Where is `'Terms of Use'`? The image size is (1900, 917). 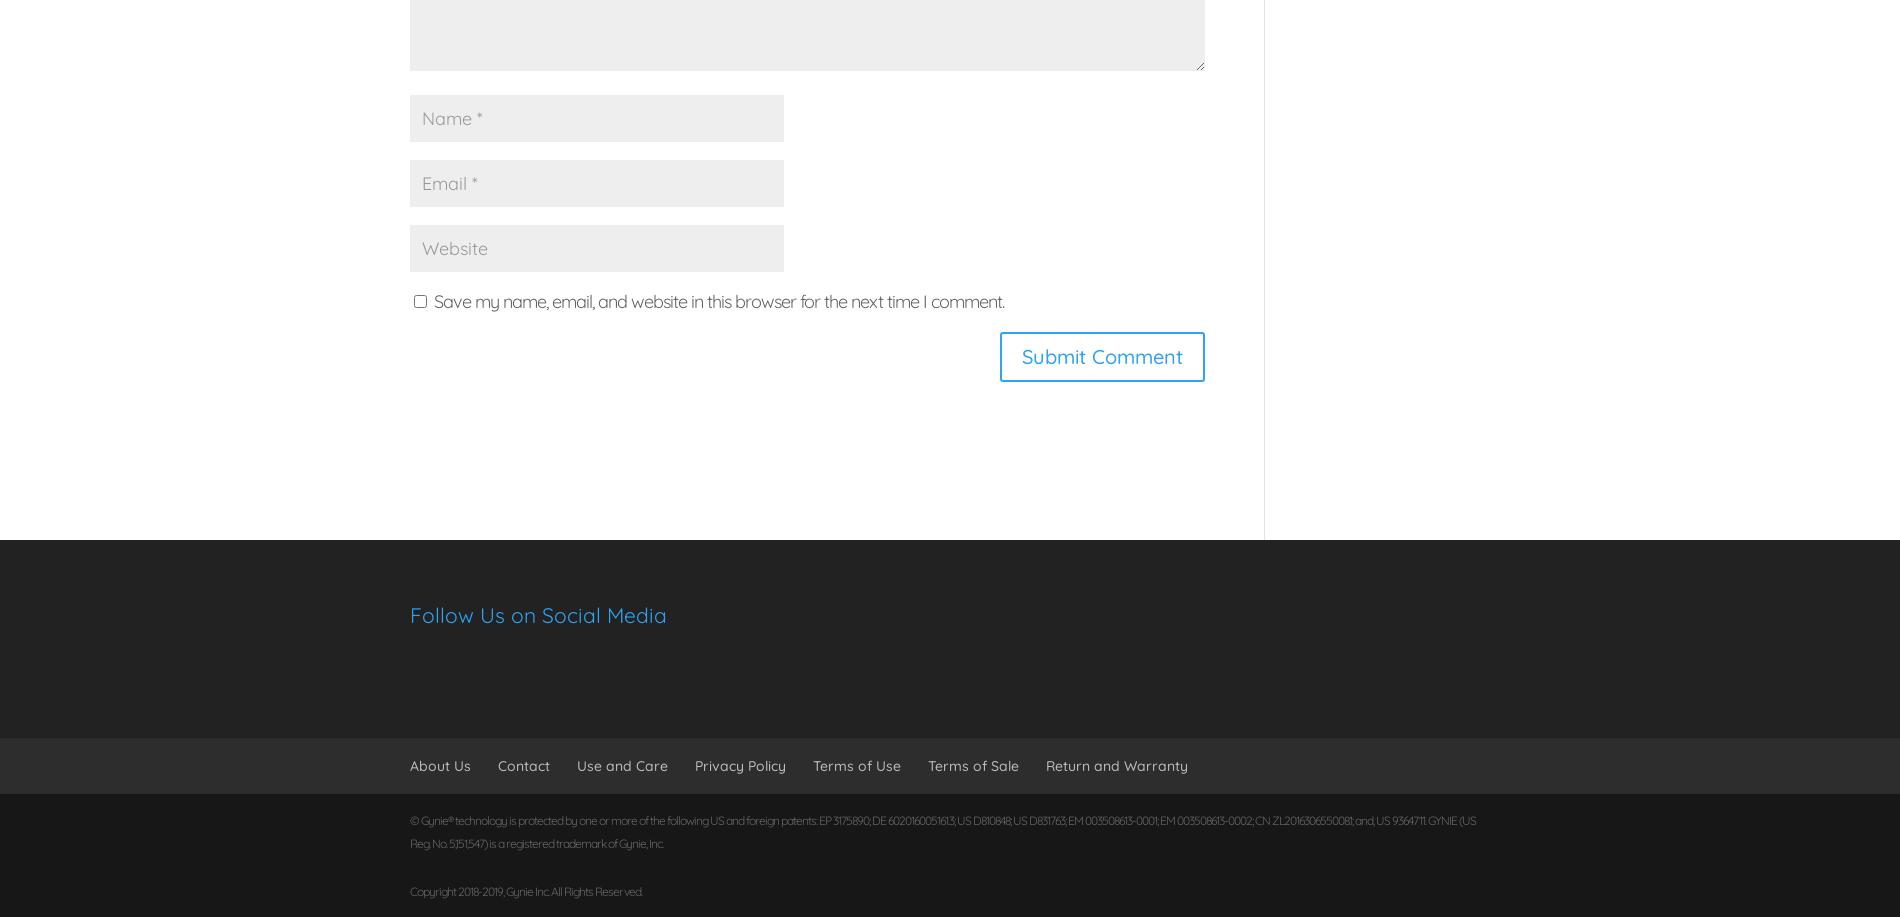 'Terms of Use' is located at coordinates (856, 763).